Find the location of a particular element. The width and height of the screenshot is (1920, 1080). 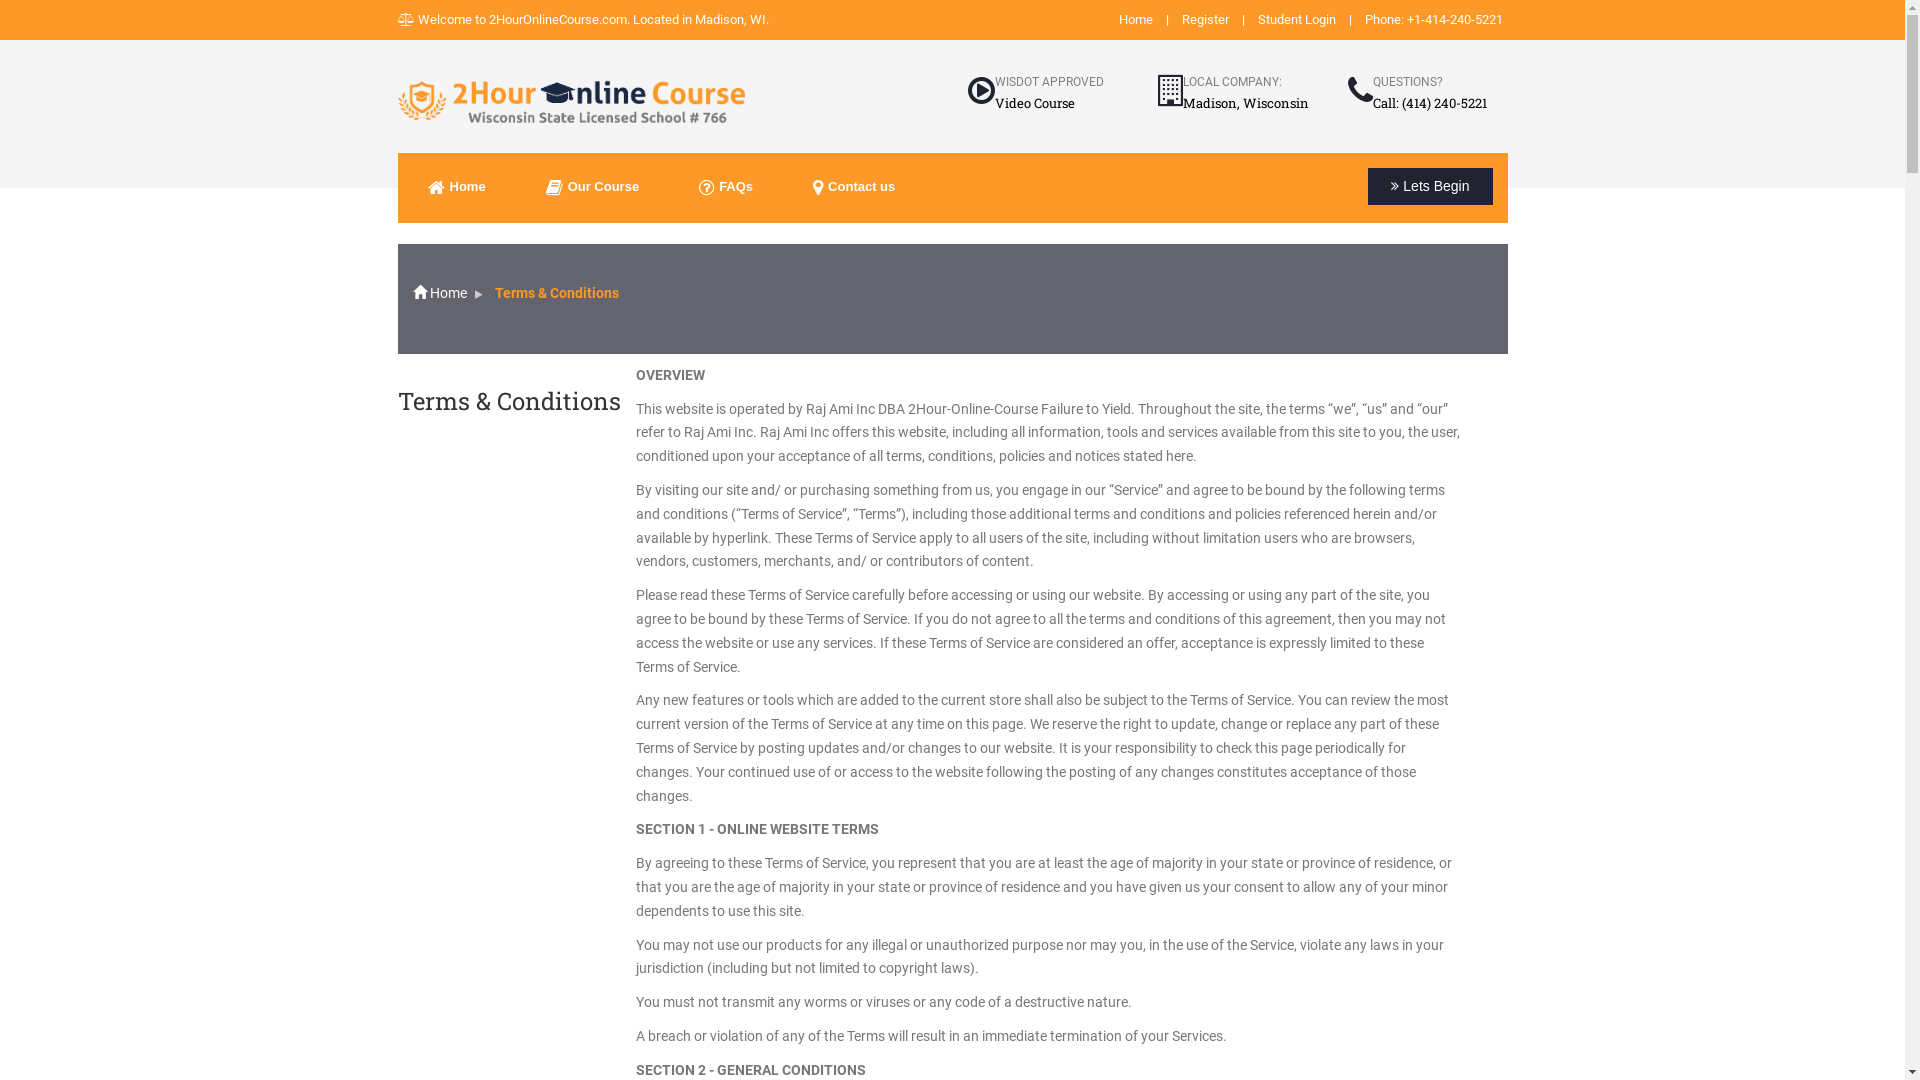

'Home' is located at coordinates (437, 293).